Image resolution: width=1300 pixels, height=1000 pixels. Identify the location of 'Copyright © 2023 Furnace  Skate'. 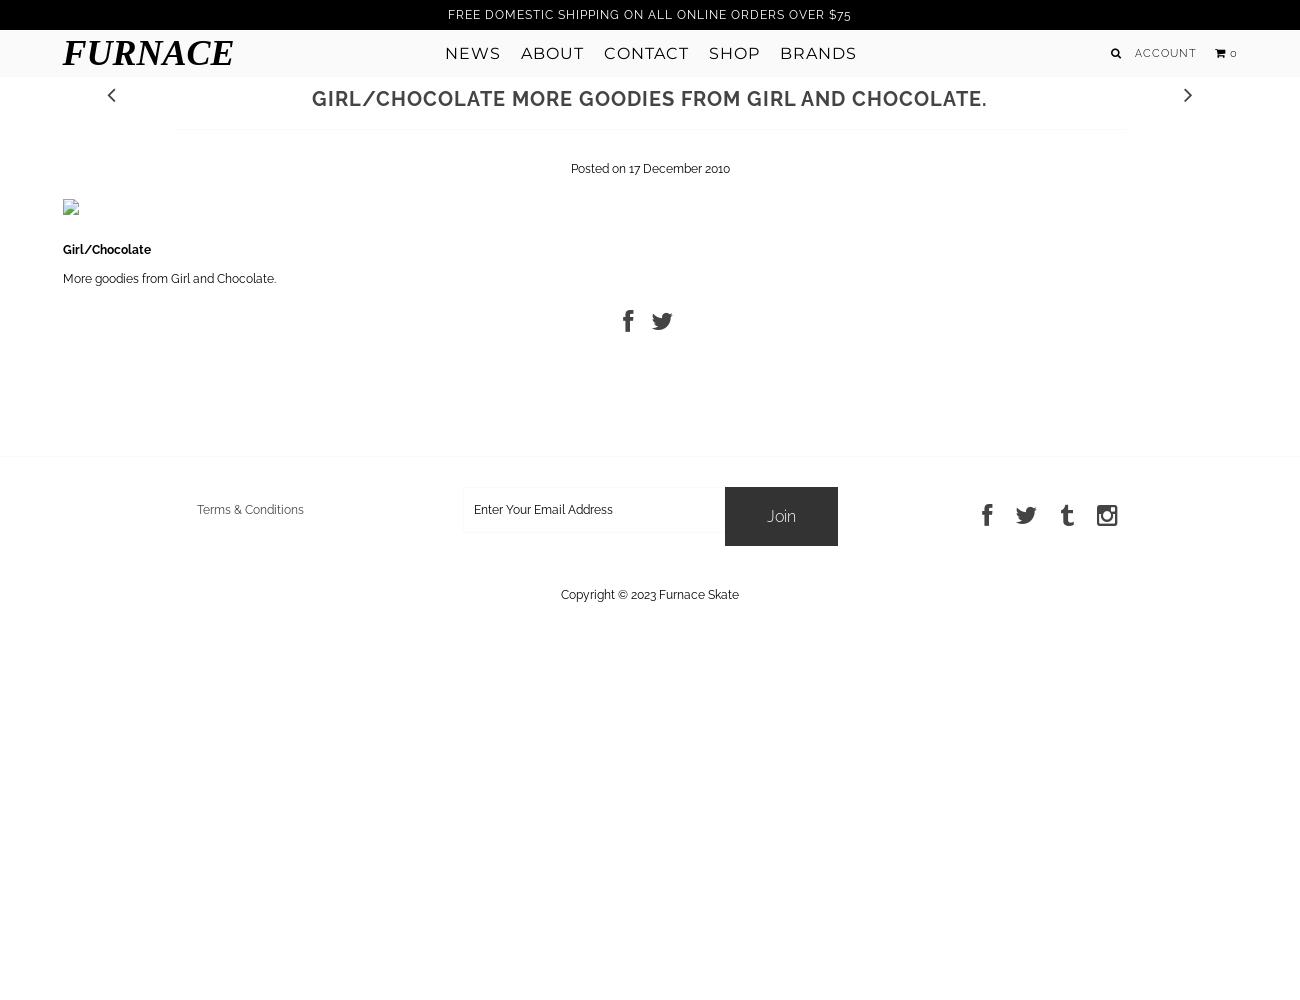
(650, 593).